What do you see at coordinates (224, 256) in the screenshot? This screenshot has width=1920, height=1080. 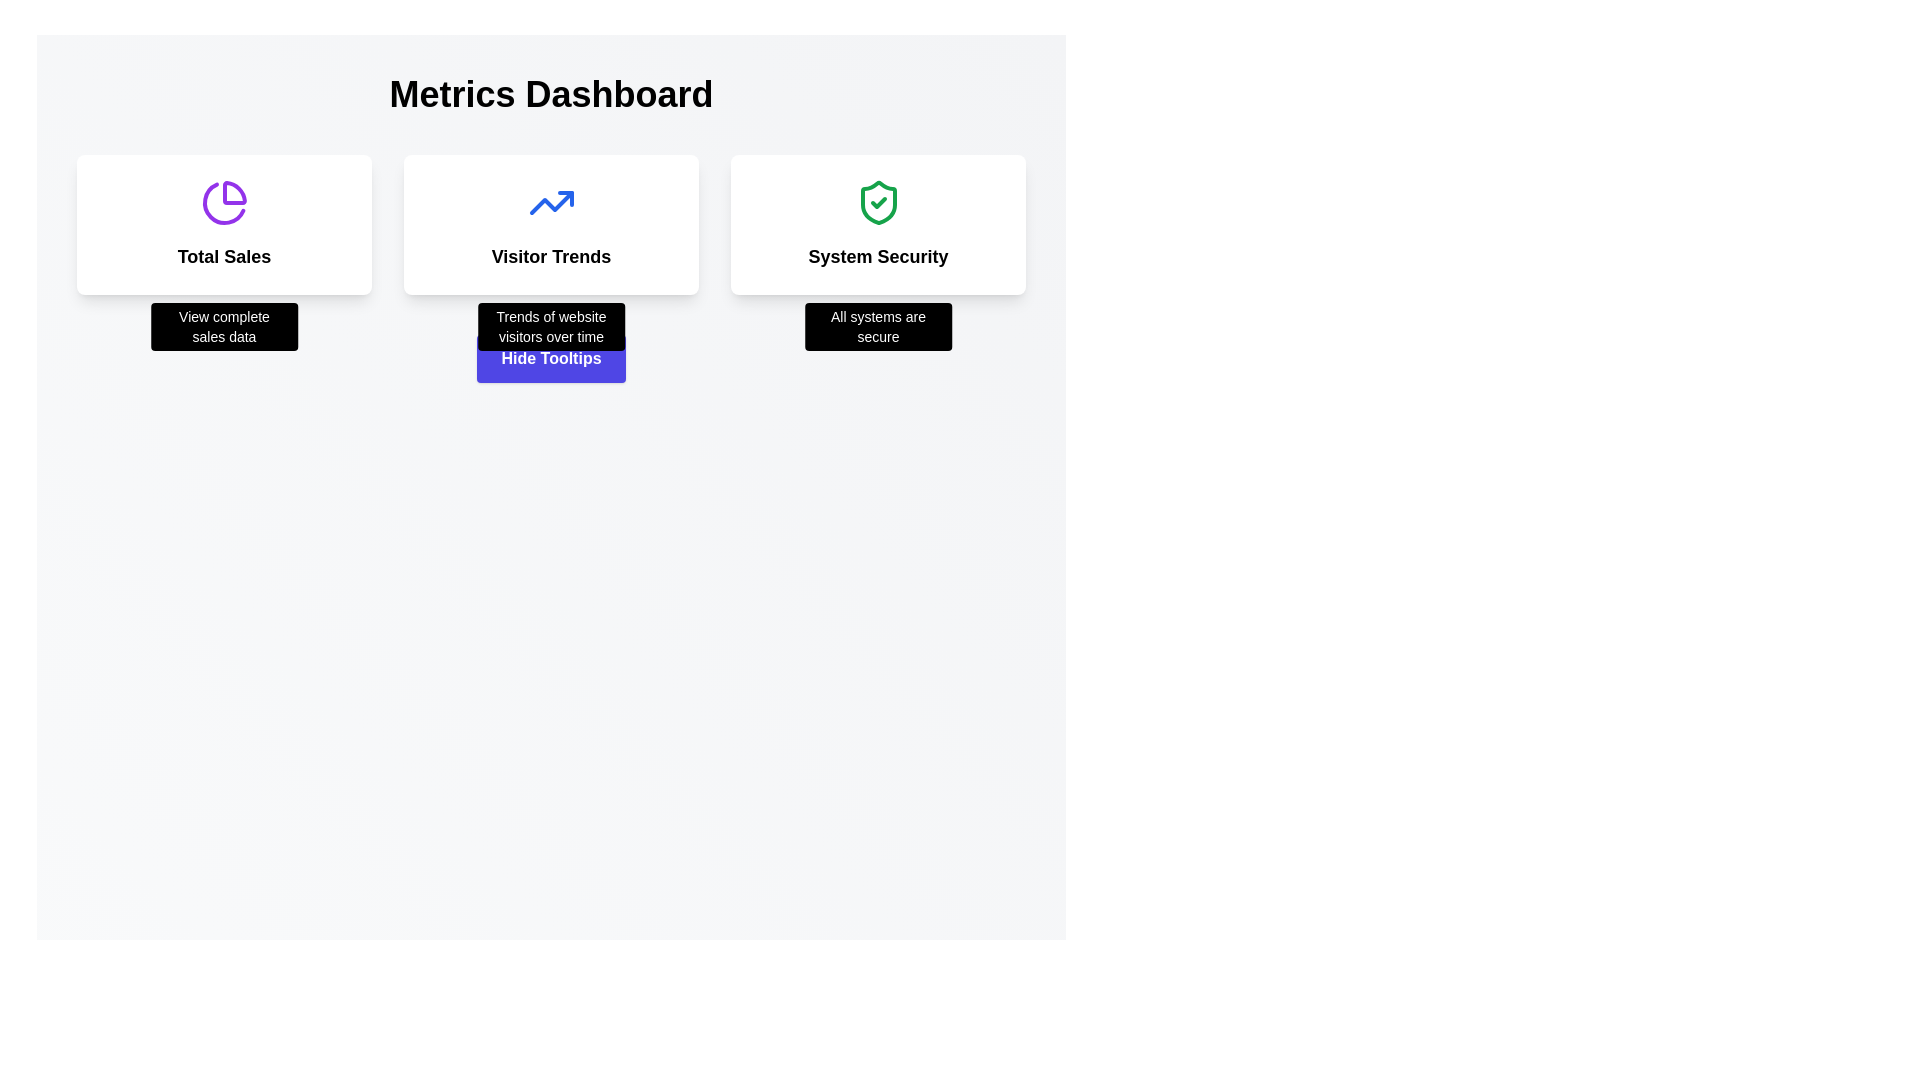 I see `the 'Total Sales' text header, which is located within a white, rounded rectangle card in the upper-central part of the interface, directly below a purple pie chart icon` at bounding box center [224, 256].